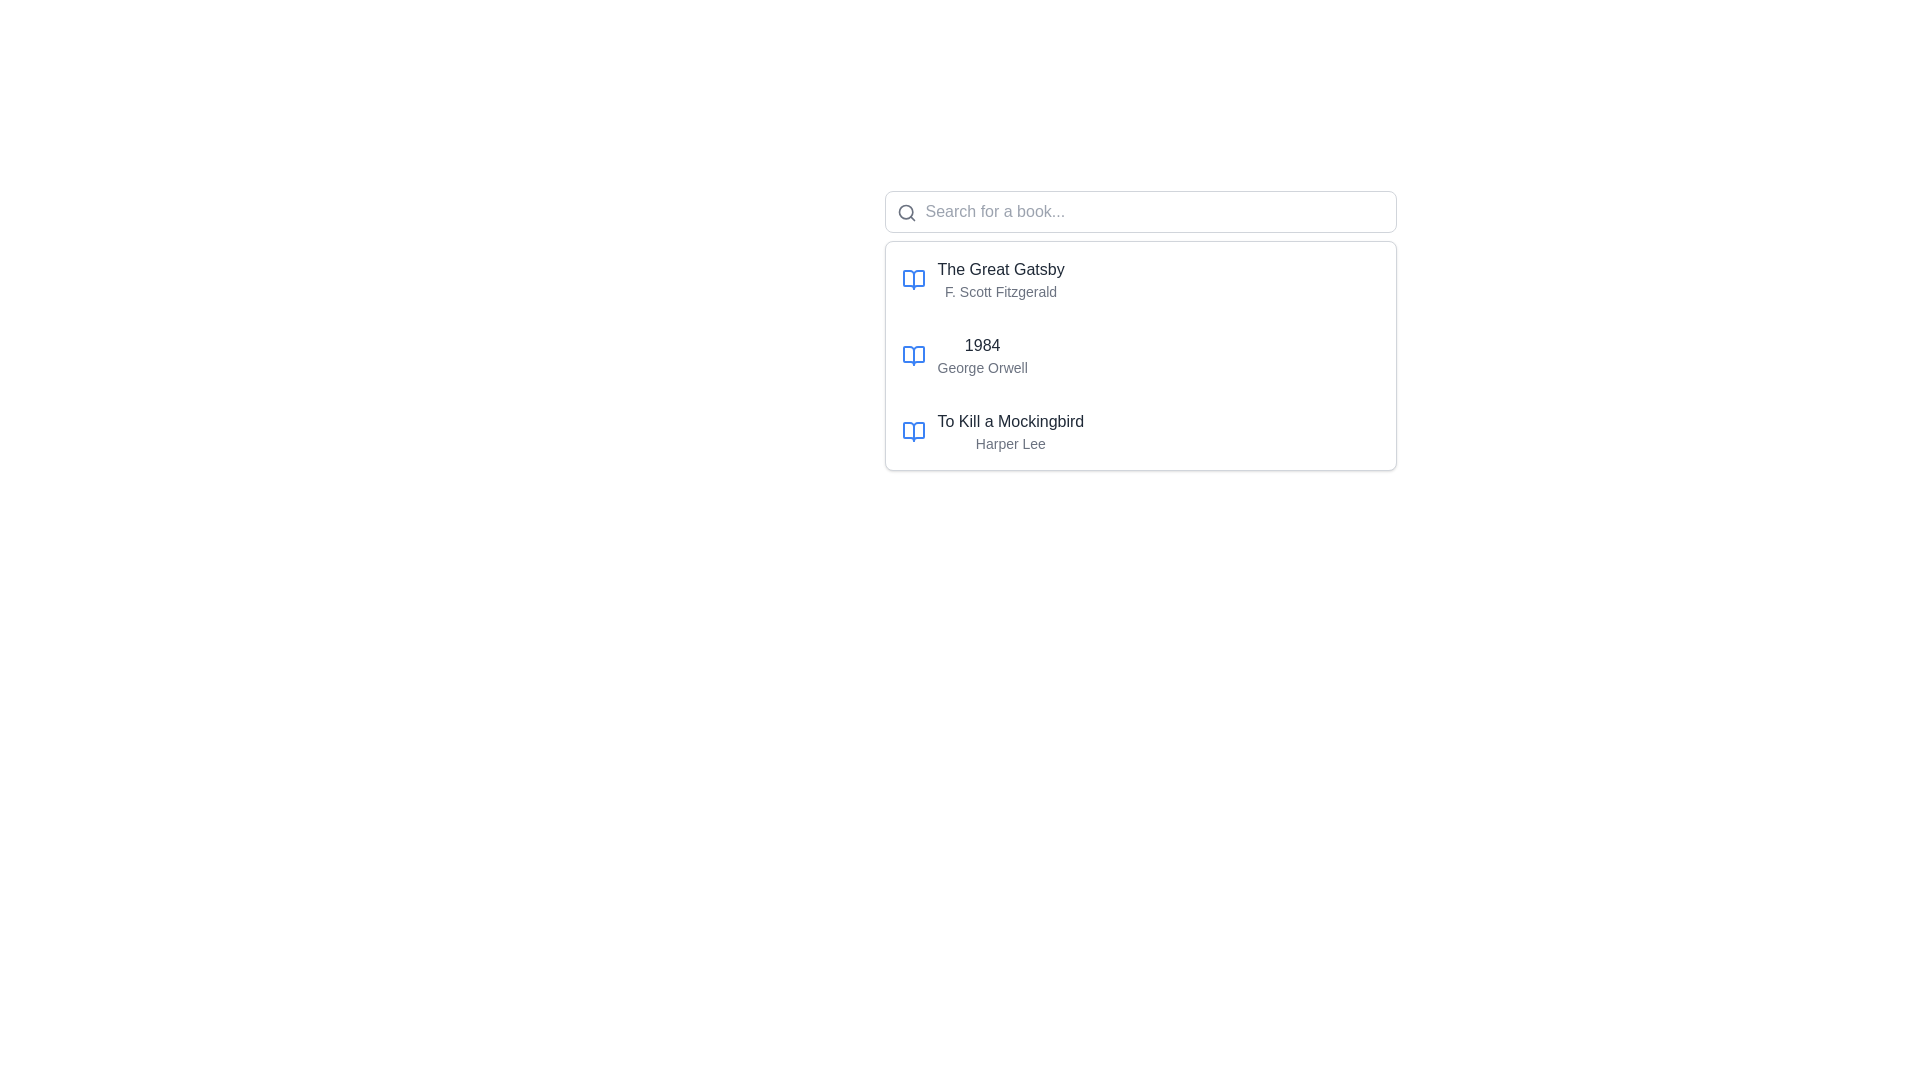 Image resolution: width=1920 pixels, height=1080 pixels. What do you see at coordinates (912, 280) in the screenshot?
I see `the icon representing the book title 'The Great Gatsby' and author 'F. Scott Fitzgerald'` at bounding box center [912, 280].